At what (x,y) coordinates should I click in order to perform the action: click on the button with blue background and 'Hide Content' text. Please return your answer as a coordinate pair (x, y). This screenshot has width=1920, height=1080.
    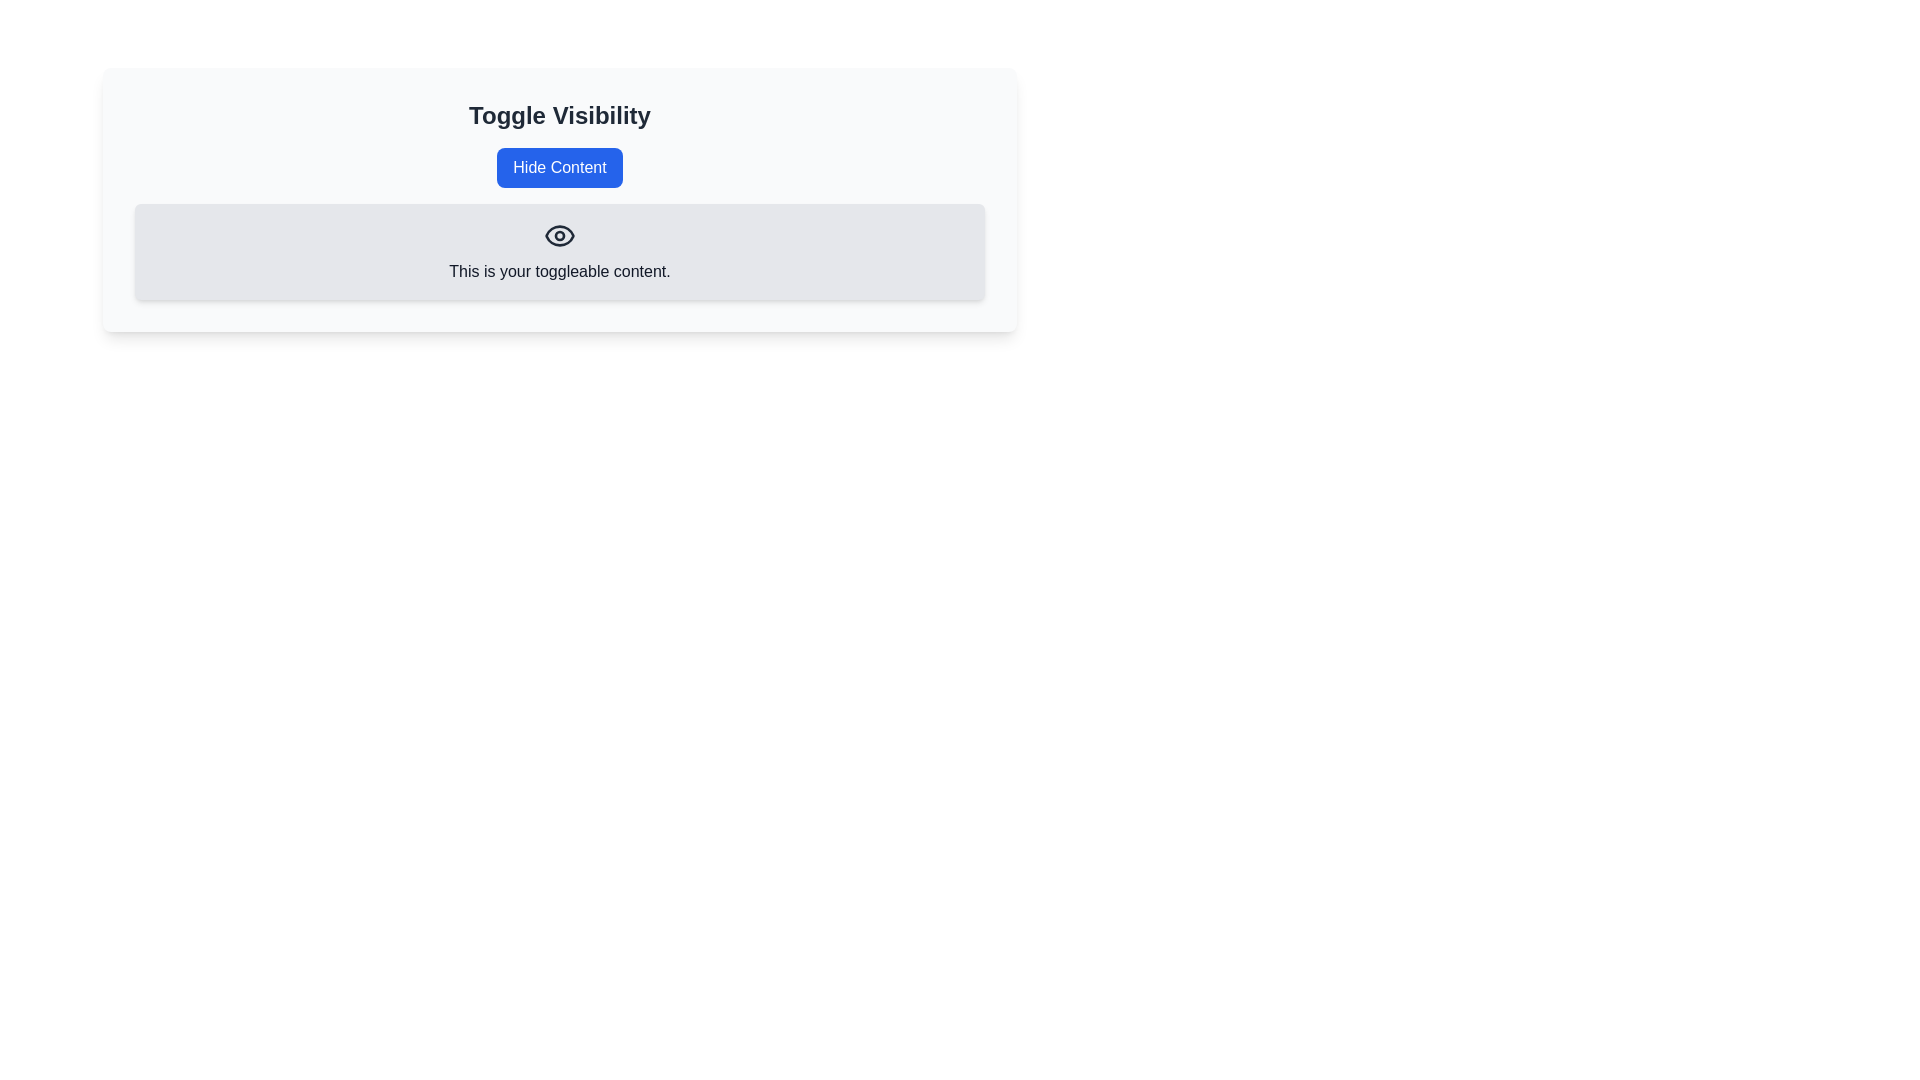
    Looking at the image, I should click on (560, 167).